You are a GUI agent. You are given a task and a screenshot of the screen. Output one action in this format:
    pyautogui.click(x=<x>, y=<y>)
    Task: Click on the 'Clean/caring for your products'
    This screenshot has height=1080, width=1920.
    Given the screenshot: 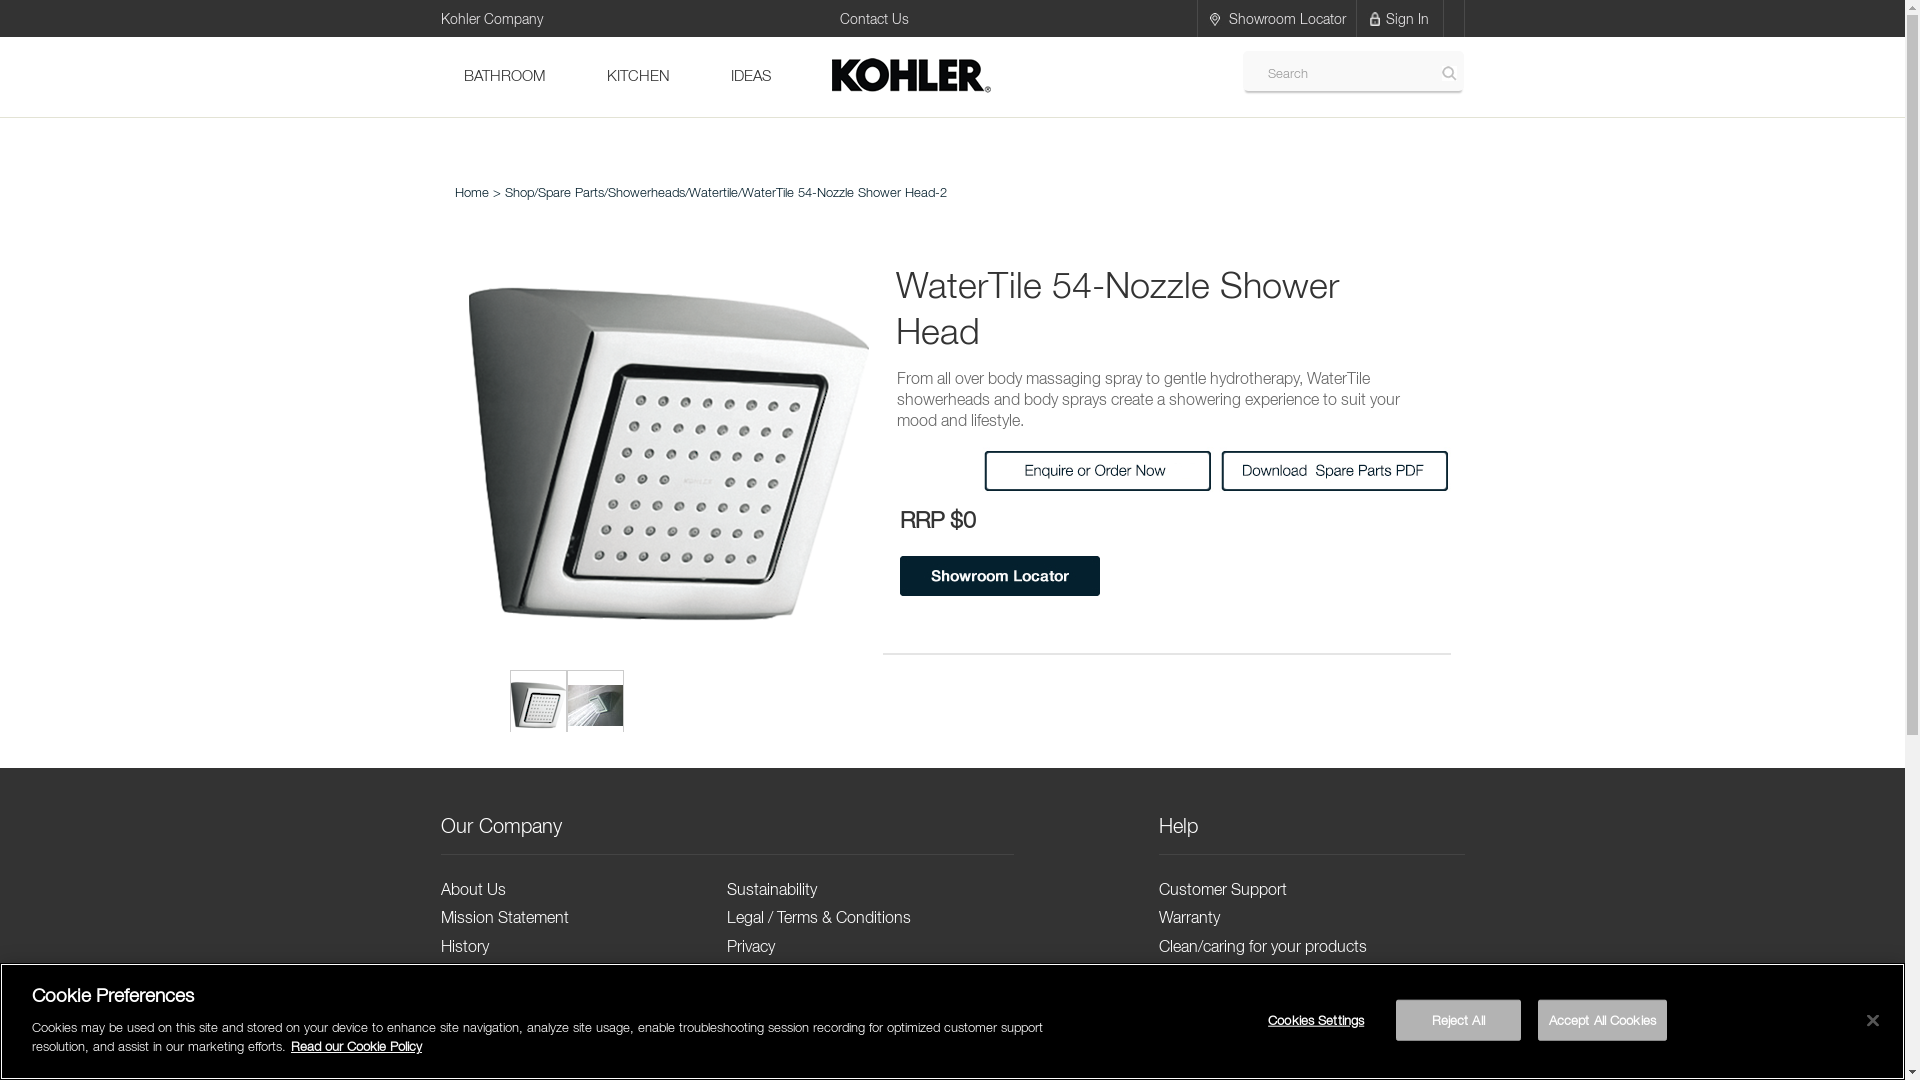 What is the action you would take?
    pyautogui.click(x=1261, y=945)
    